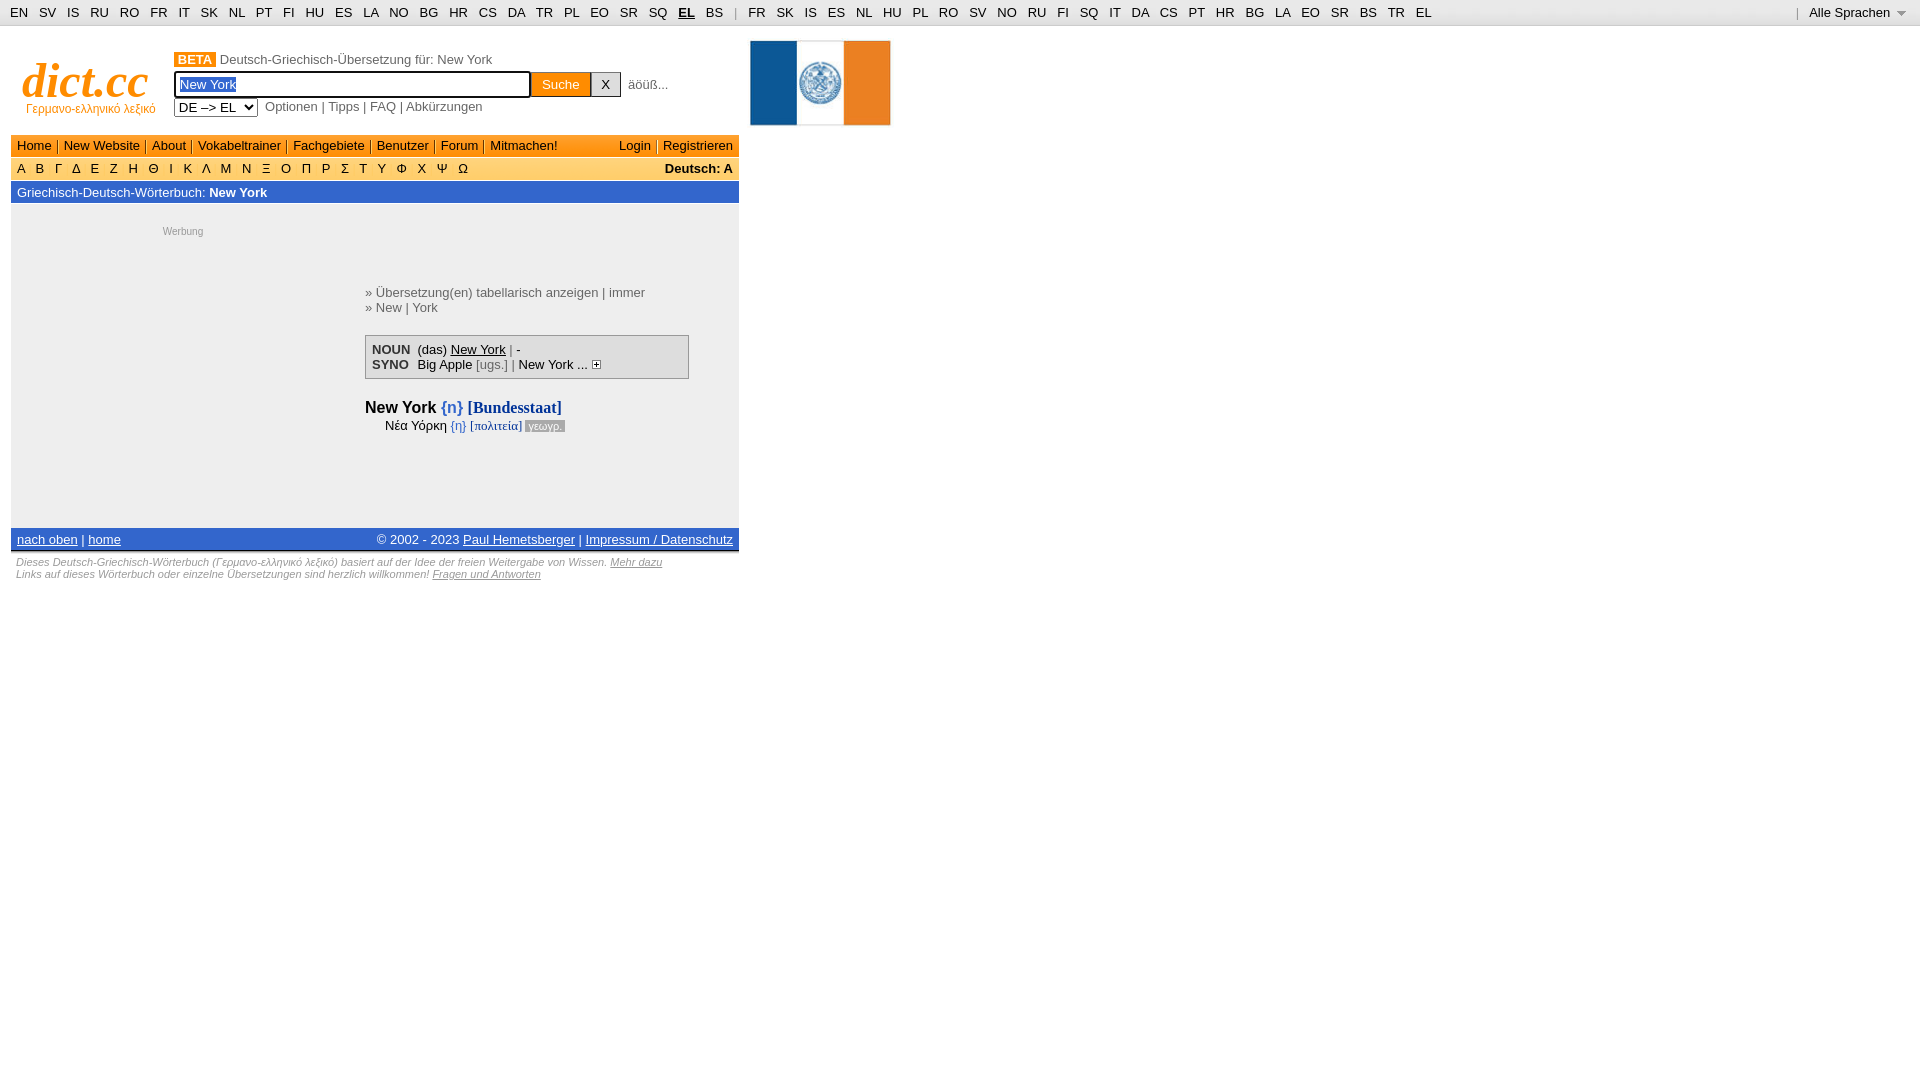  What do you see at coordinates (168, 144) in the screenshot?
I see `'About'` at bounding box center [168, 144].